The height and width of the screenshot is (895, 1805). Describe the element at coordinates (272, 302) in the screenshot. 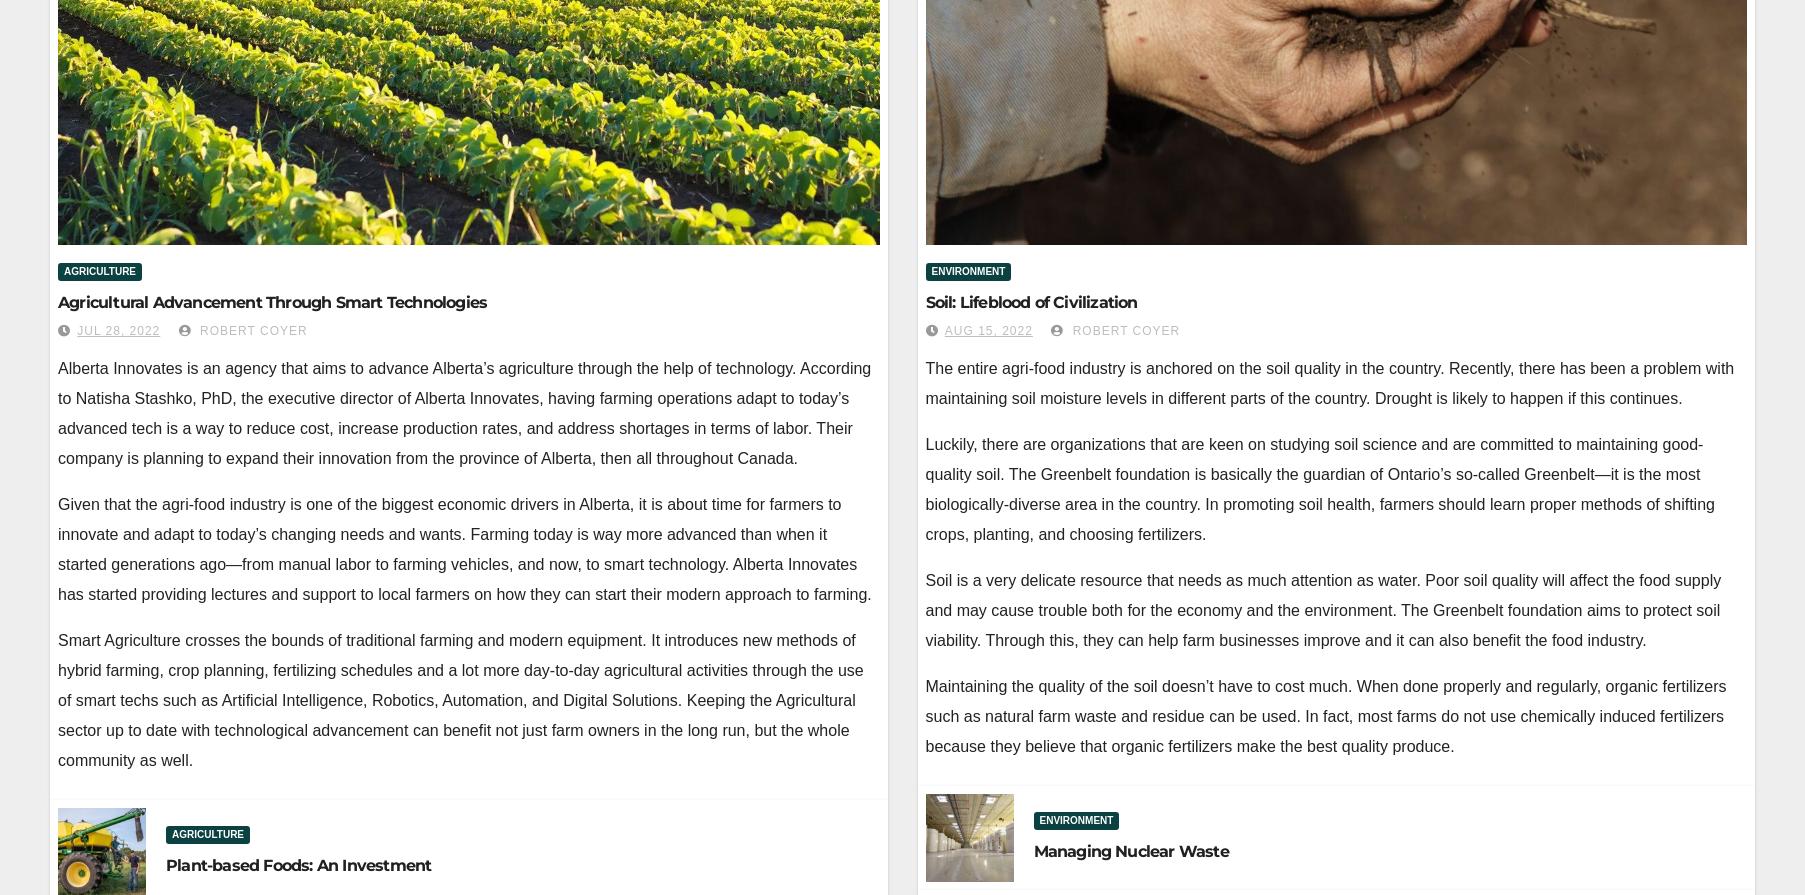

I see `'Agricultural Advancement Through Smart Technologies'` at that location.